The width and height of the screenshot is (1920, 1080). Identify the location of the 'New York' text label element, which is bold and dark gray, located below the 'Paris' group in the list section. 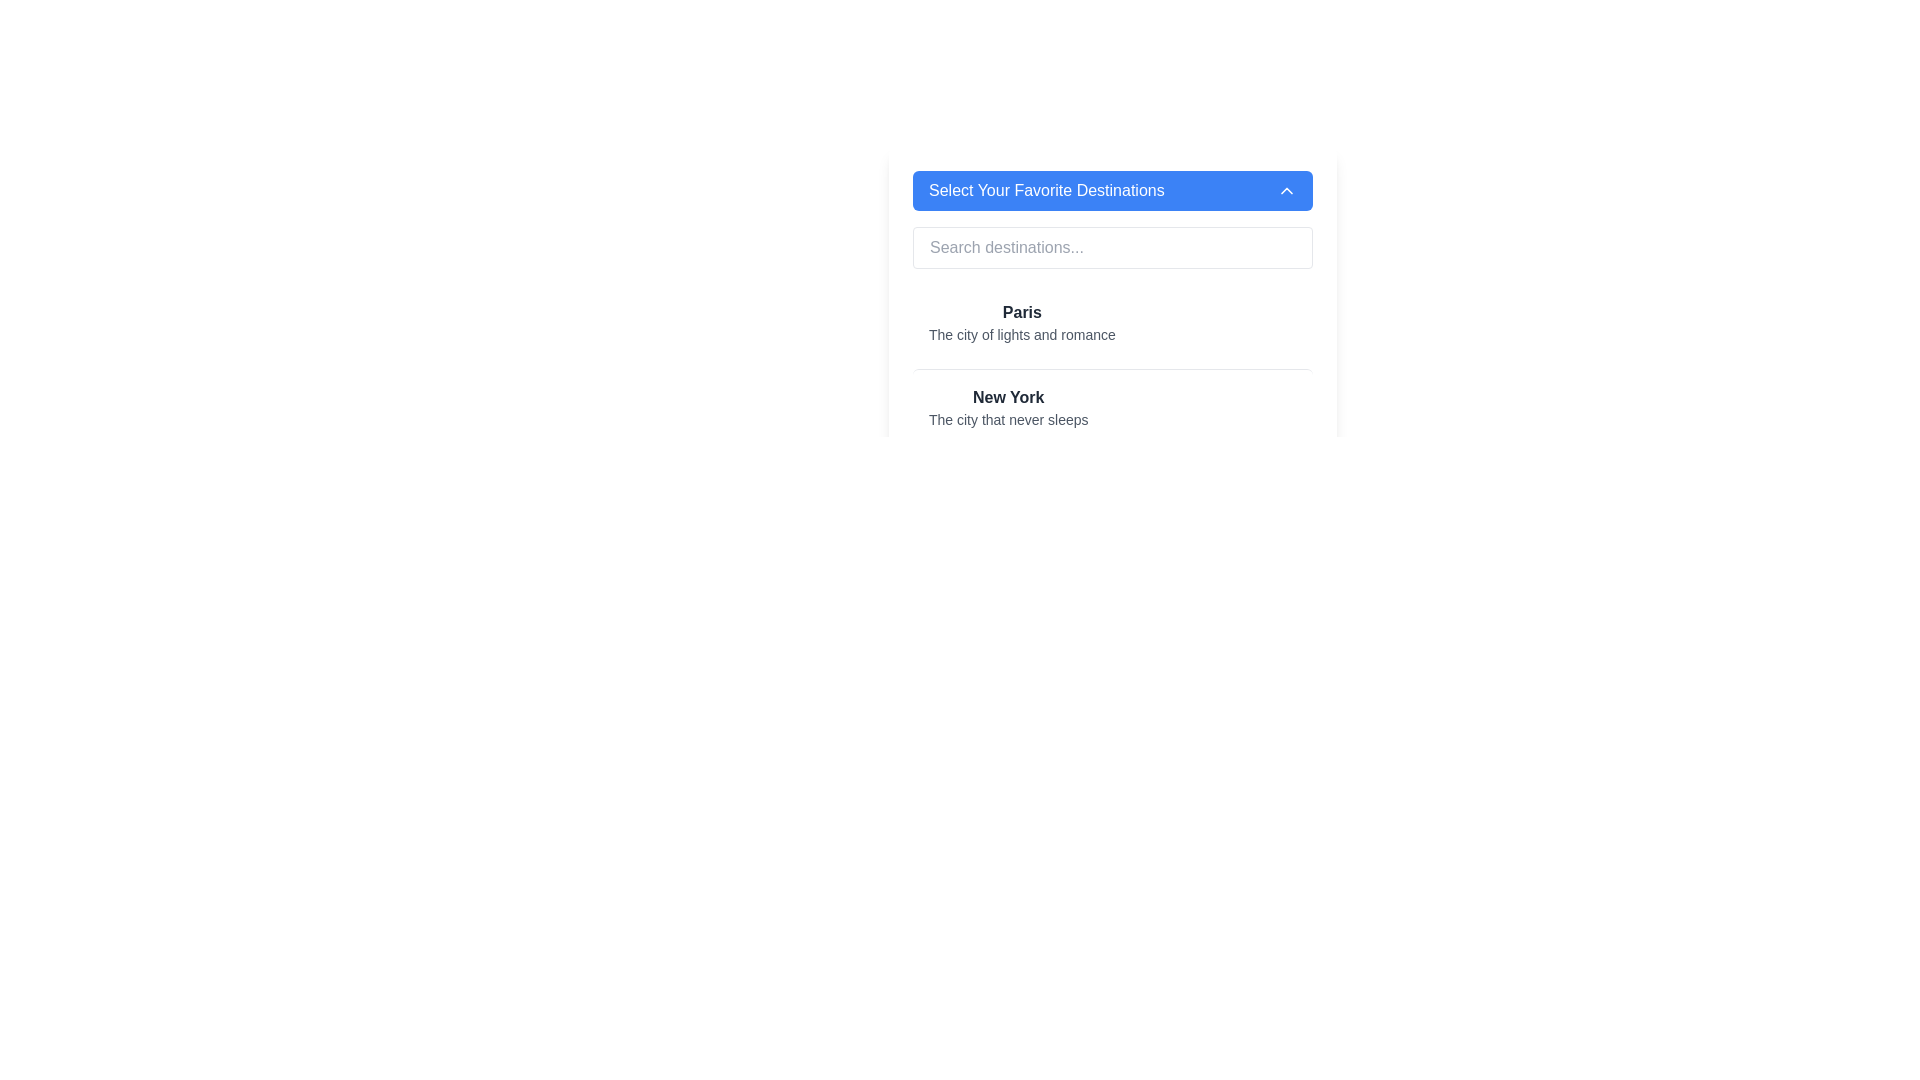
(1008, 397).